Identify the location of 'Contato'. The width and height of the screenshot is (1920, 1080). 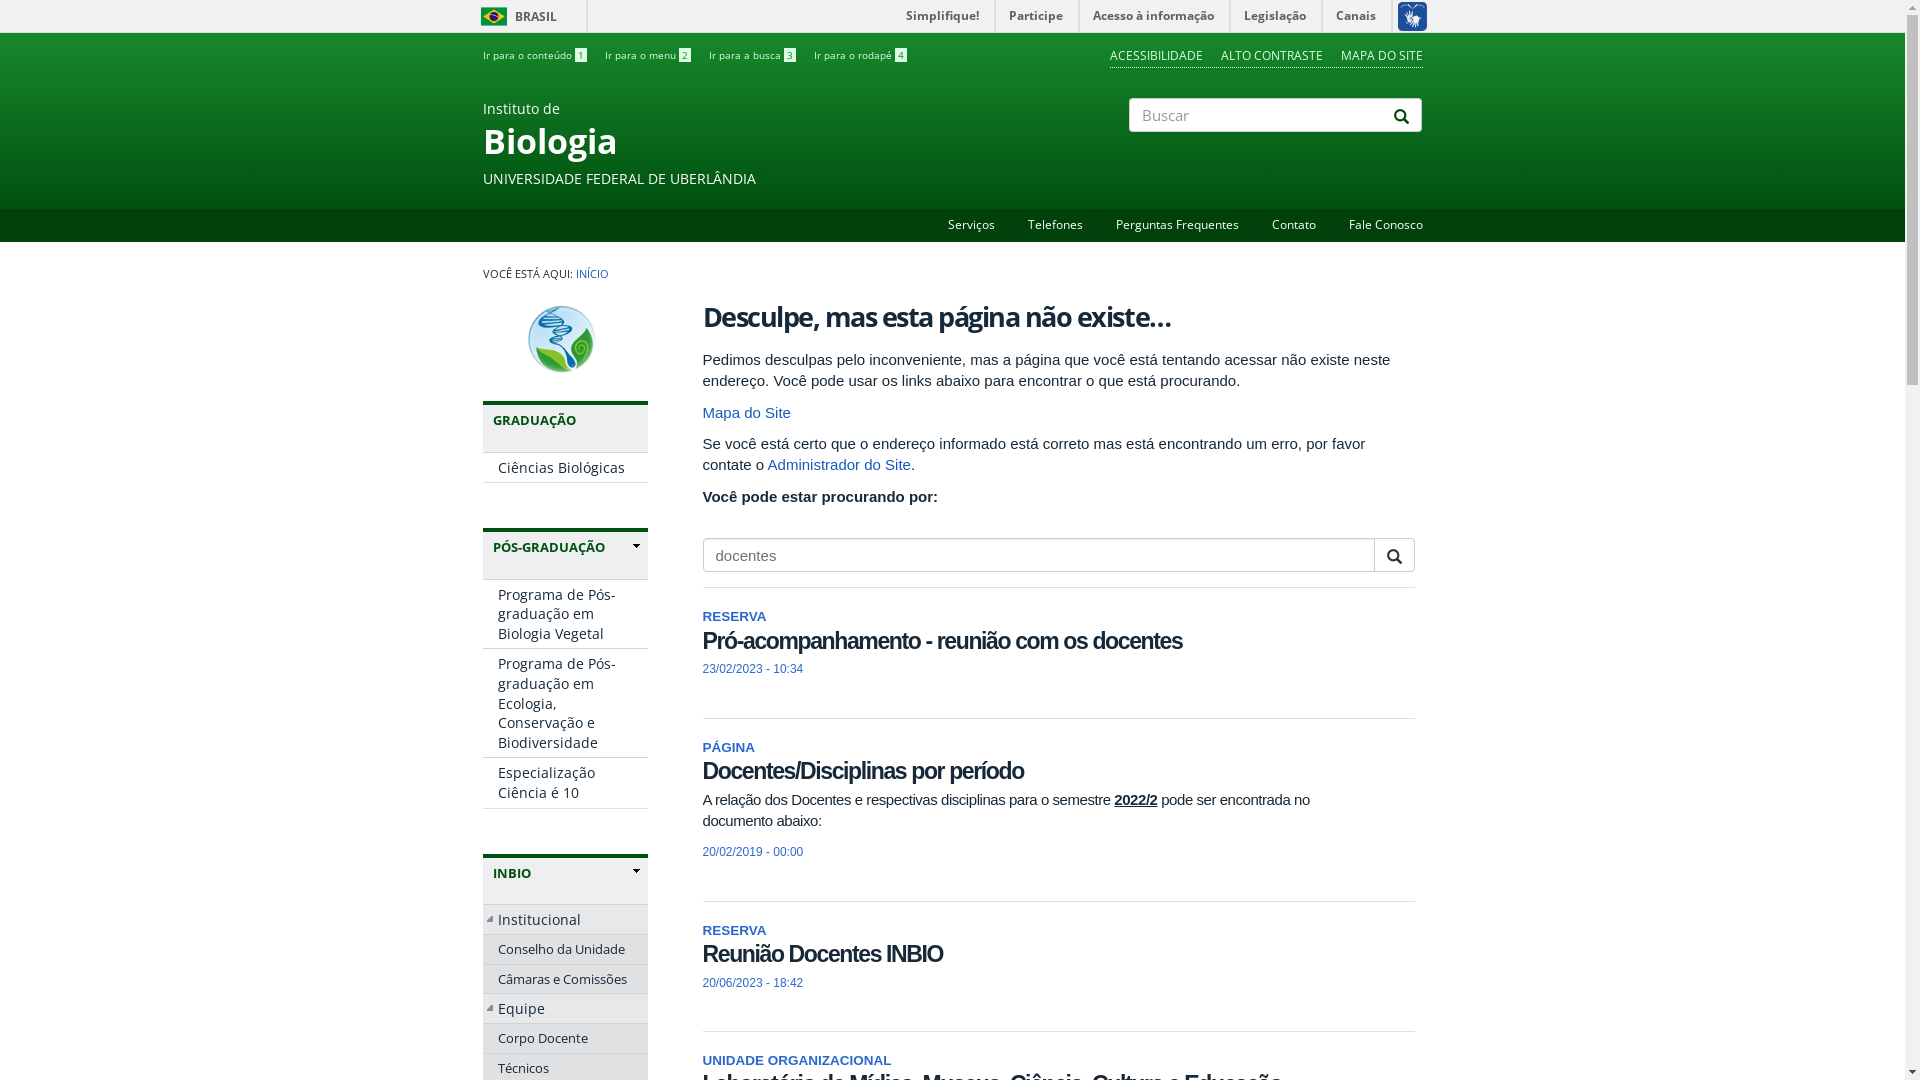
(1294, 224).